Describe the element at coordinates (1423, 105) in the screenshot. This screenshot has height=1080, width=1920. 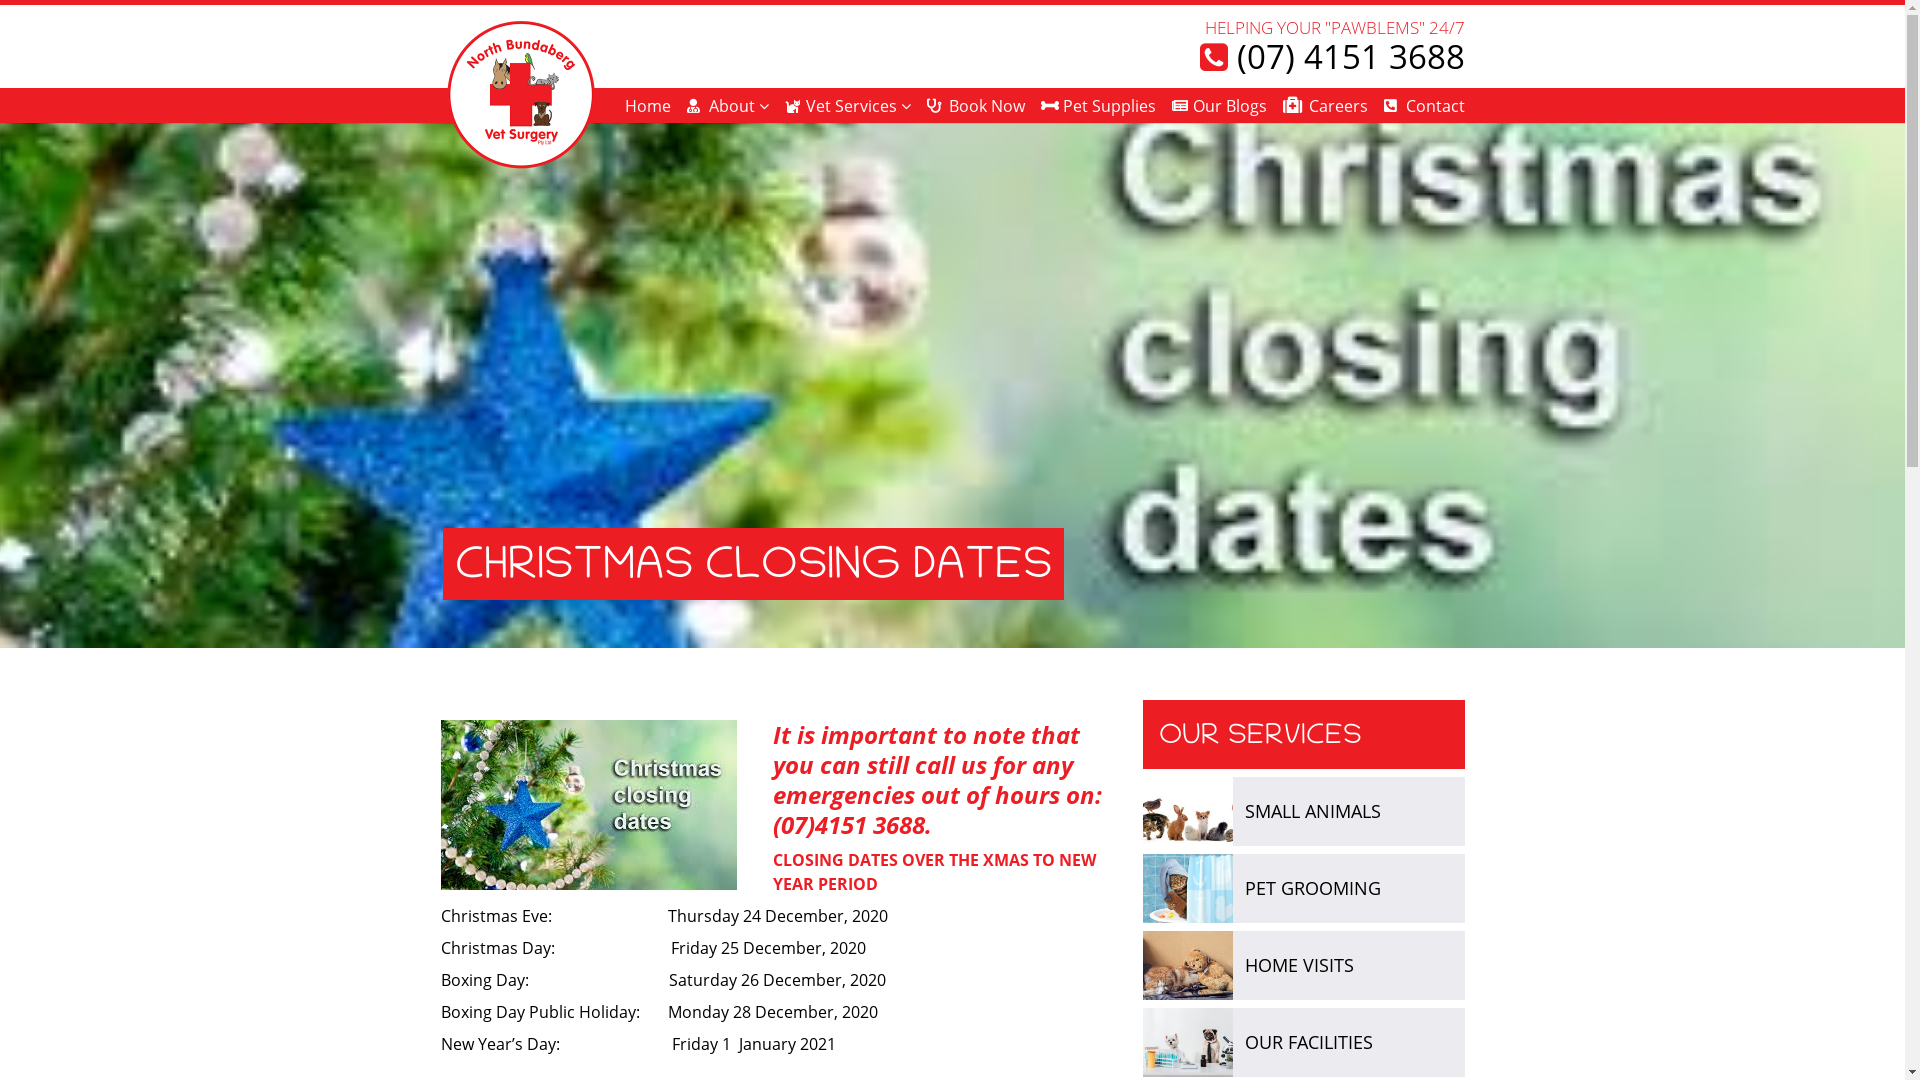
I see `'Contact'` at that location.